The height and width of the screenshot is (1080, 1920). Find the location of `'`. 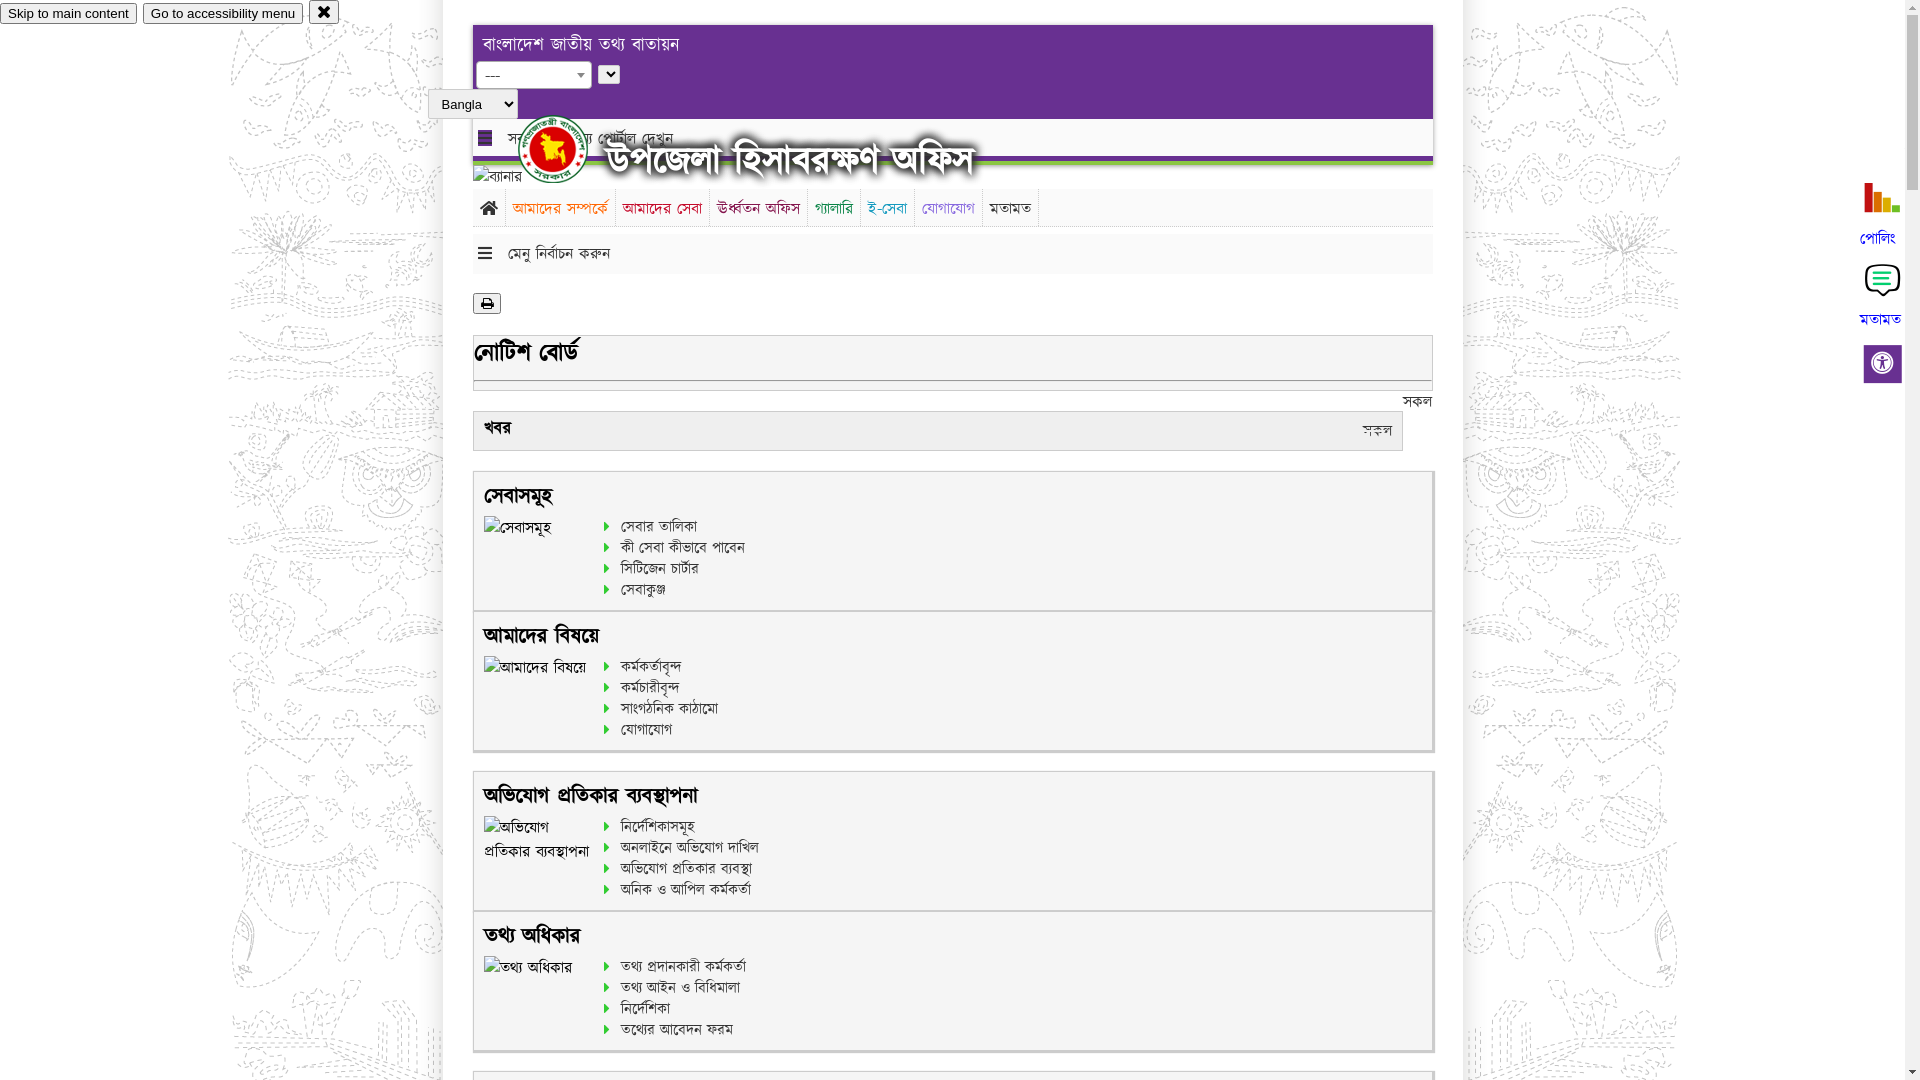

' is located at coordinates (518, 148).